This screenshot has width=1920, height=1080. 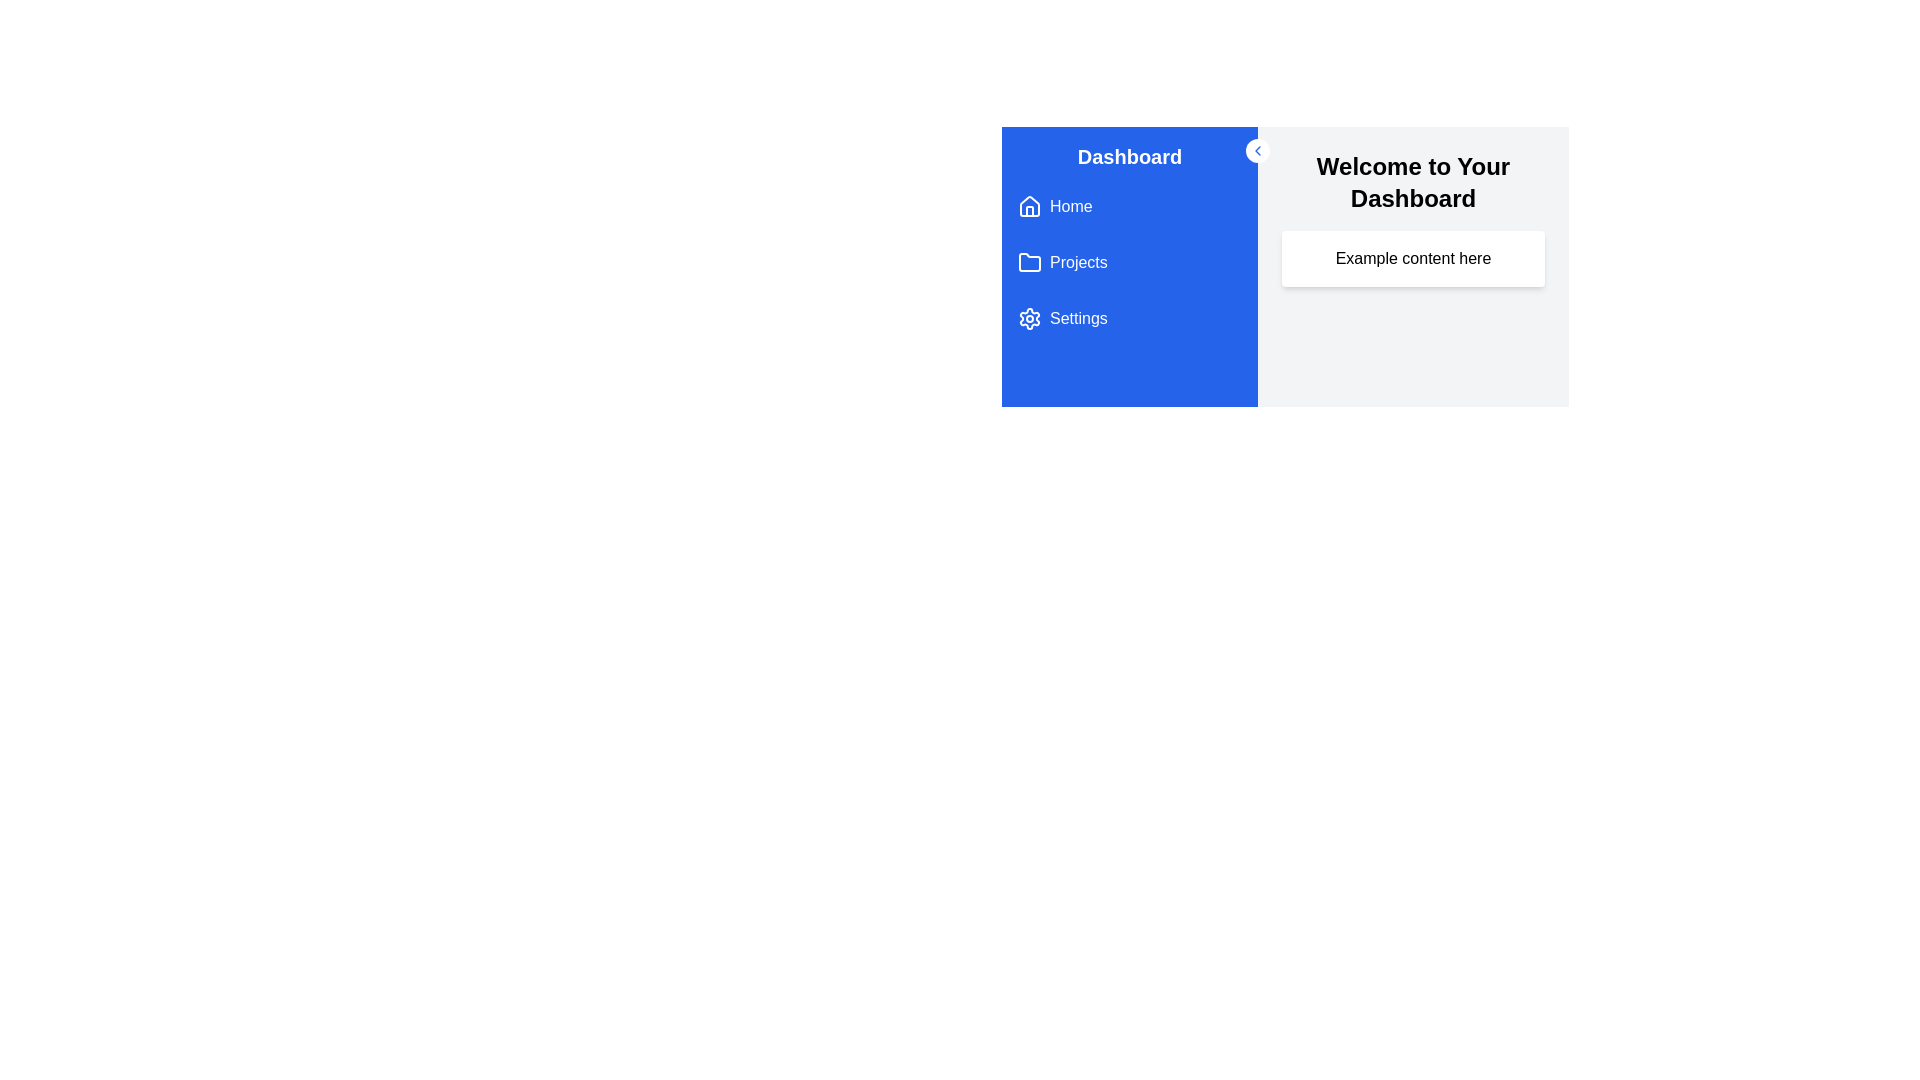 What do you see at coordinates (1256, 149) in the screenshot?
I see `the chevron-left icon, which is a small circular button with a white background and blue outline located at the top-right corner of the blue dashboard section` at bounding box center [1256, 149].